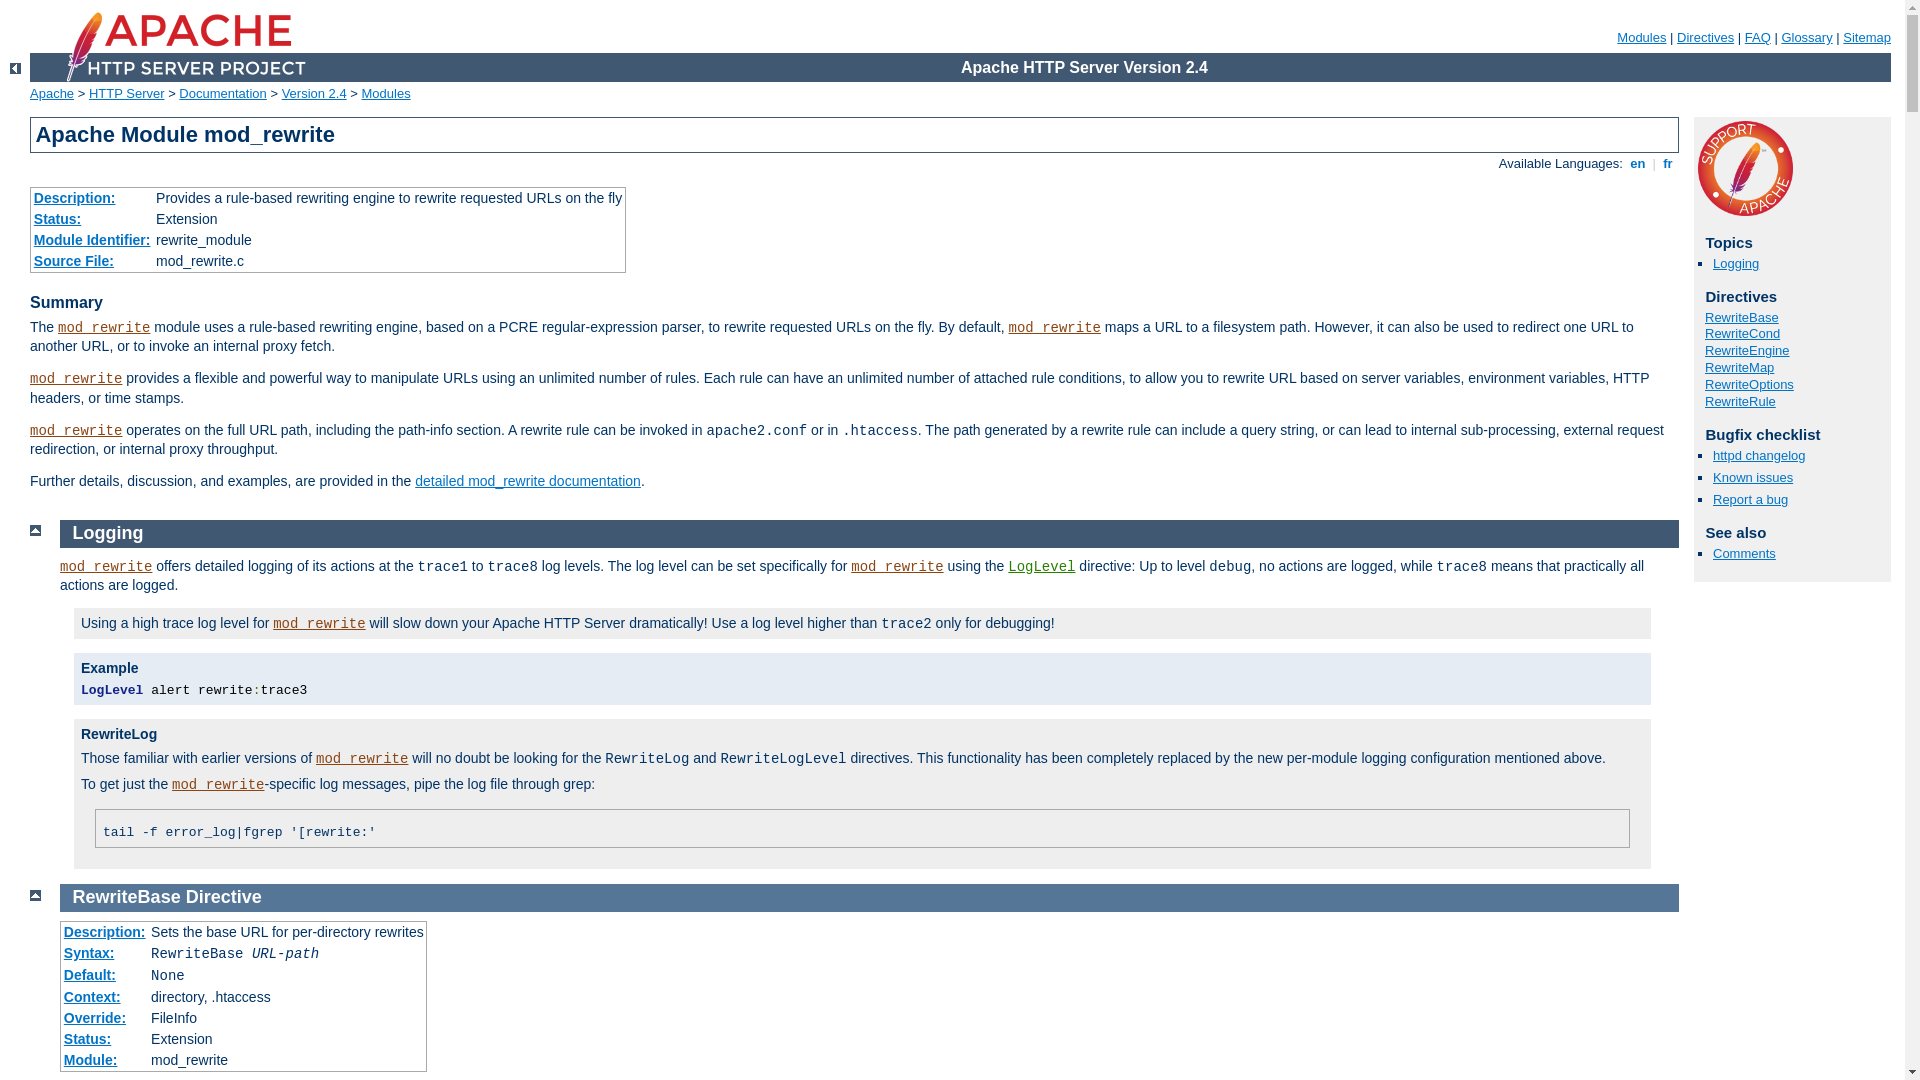 The image size is (1920, 1080). What do you see at coordinates (1751, 477) in the screenshot?
I see `'Known issues'` at bounding box center [1751, 477].